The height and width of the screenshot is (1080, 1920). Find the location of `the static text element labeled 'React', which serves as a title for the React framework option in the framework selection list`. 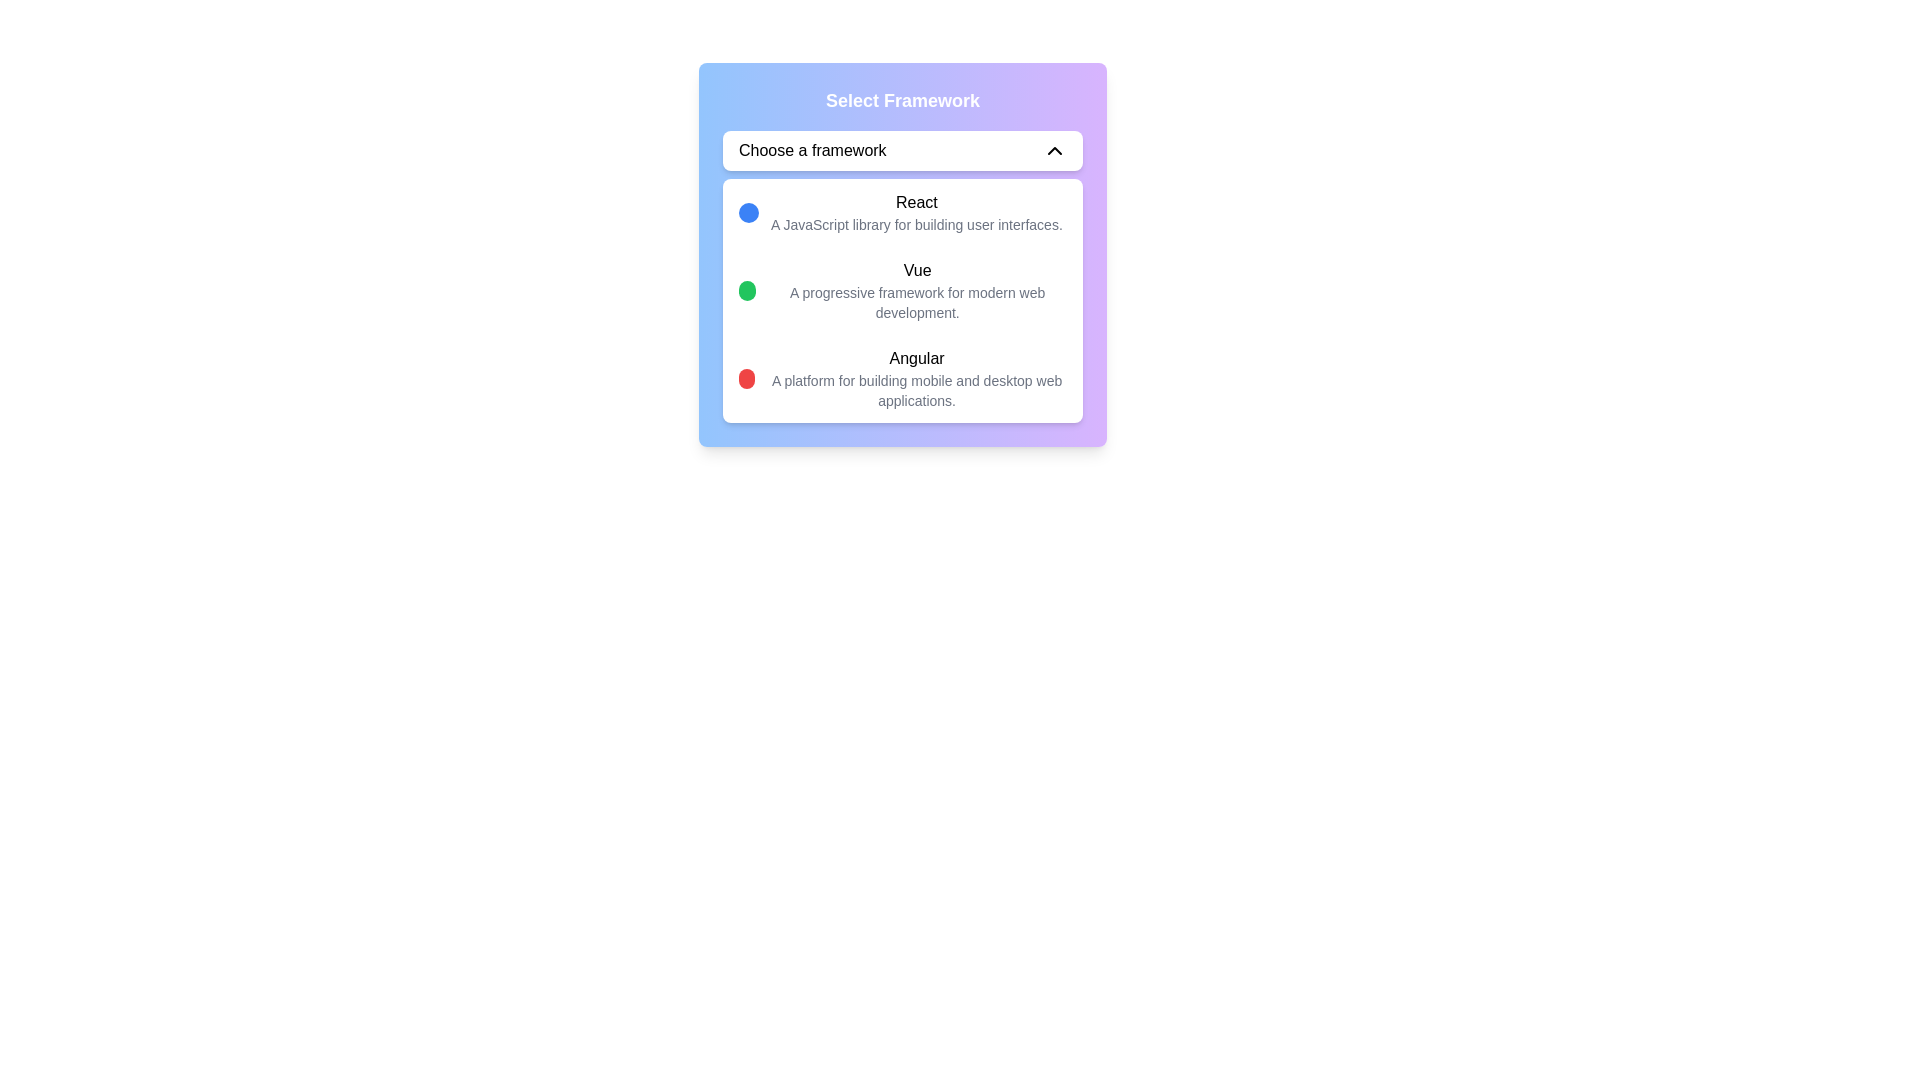

the static text element labeled 'React', which serves as a title for the React framework option in the framework selection list is located at coordinates (915, 203).